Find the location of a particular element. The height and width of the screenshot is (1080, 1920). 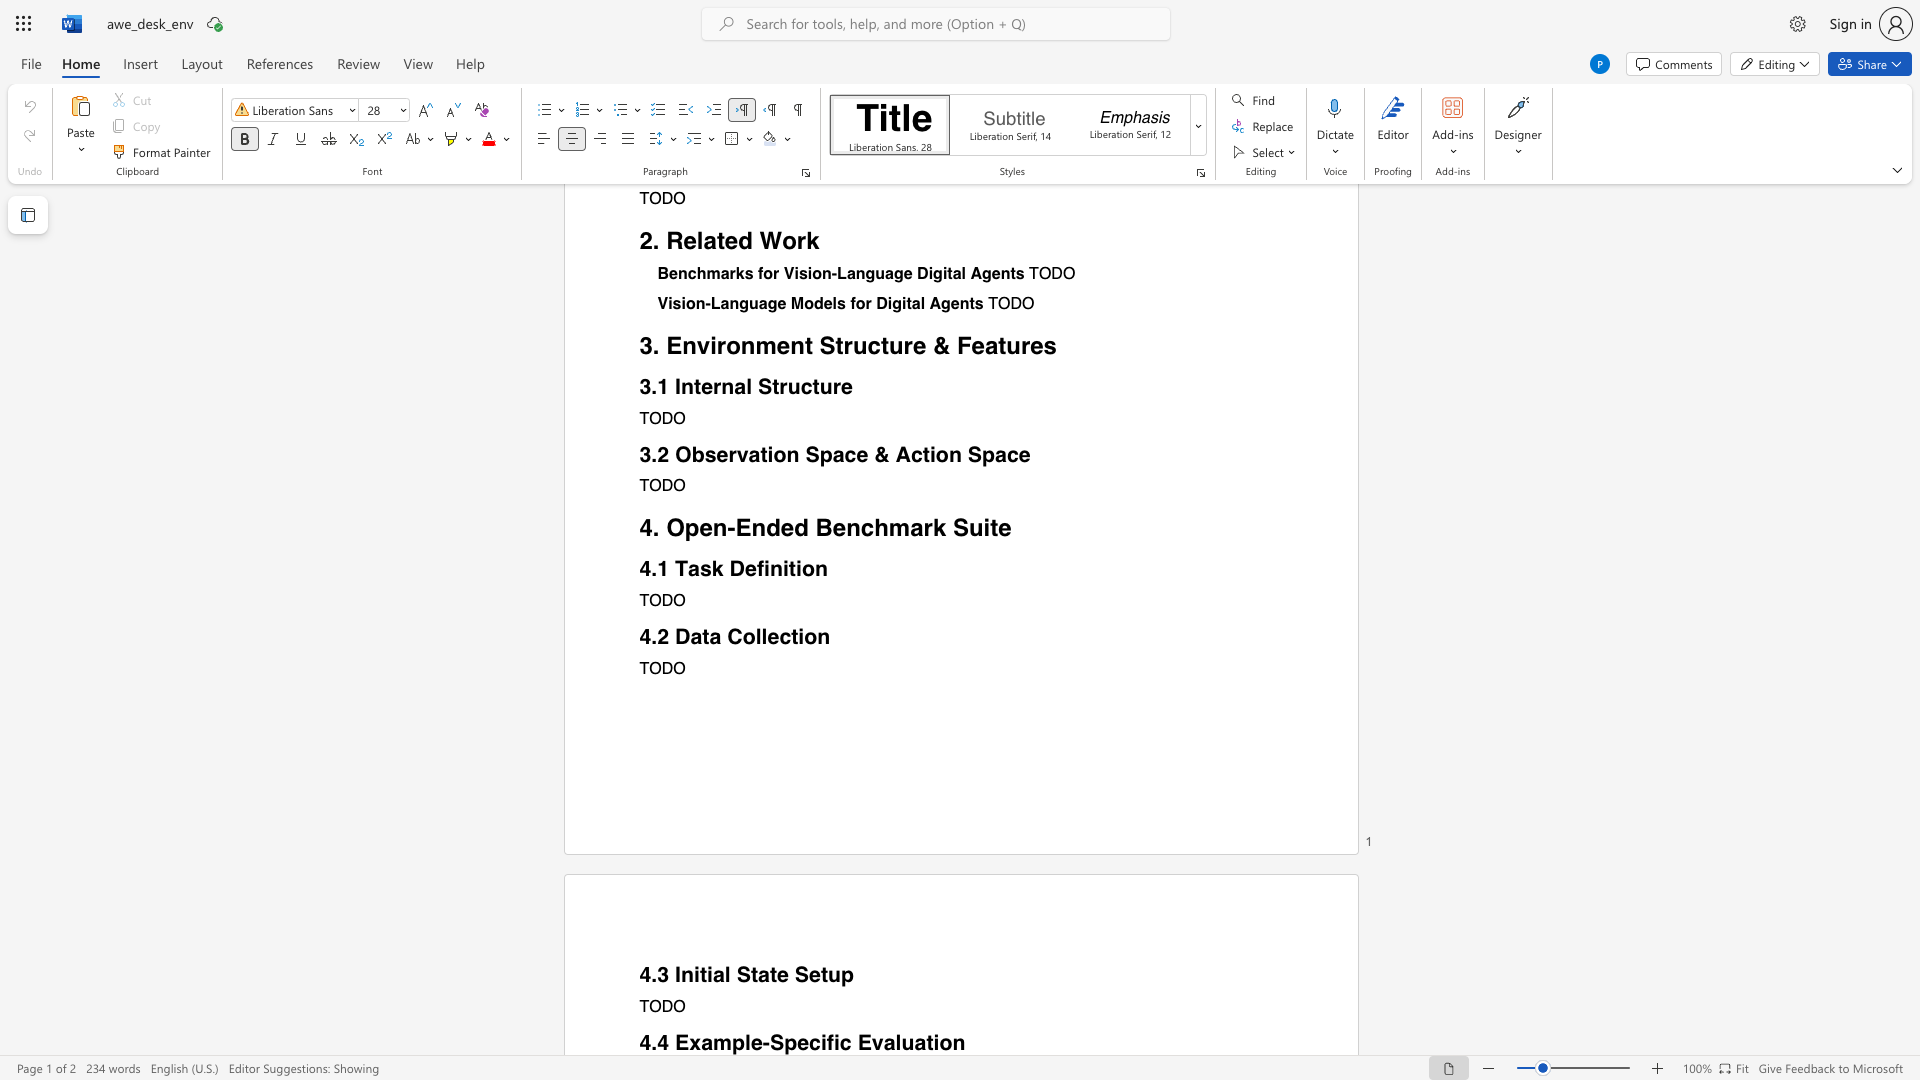

the subset text "Specific Eval" within the text "4.4 Example-Specific Evaluation" is located at coordinates (768, 1042).